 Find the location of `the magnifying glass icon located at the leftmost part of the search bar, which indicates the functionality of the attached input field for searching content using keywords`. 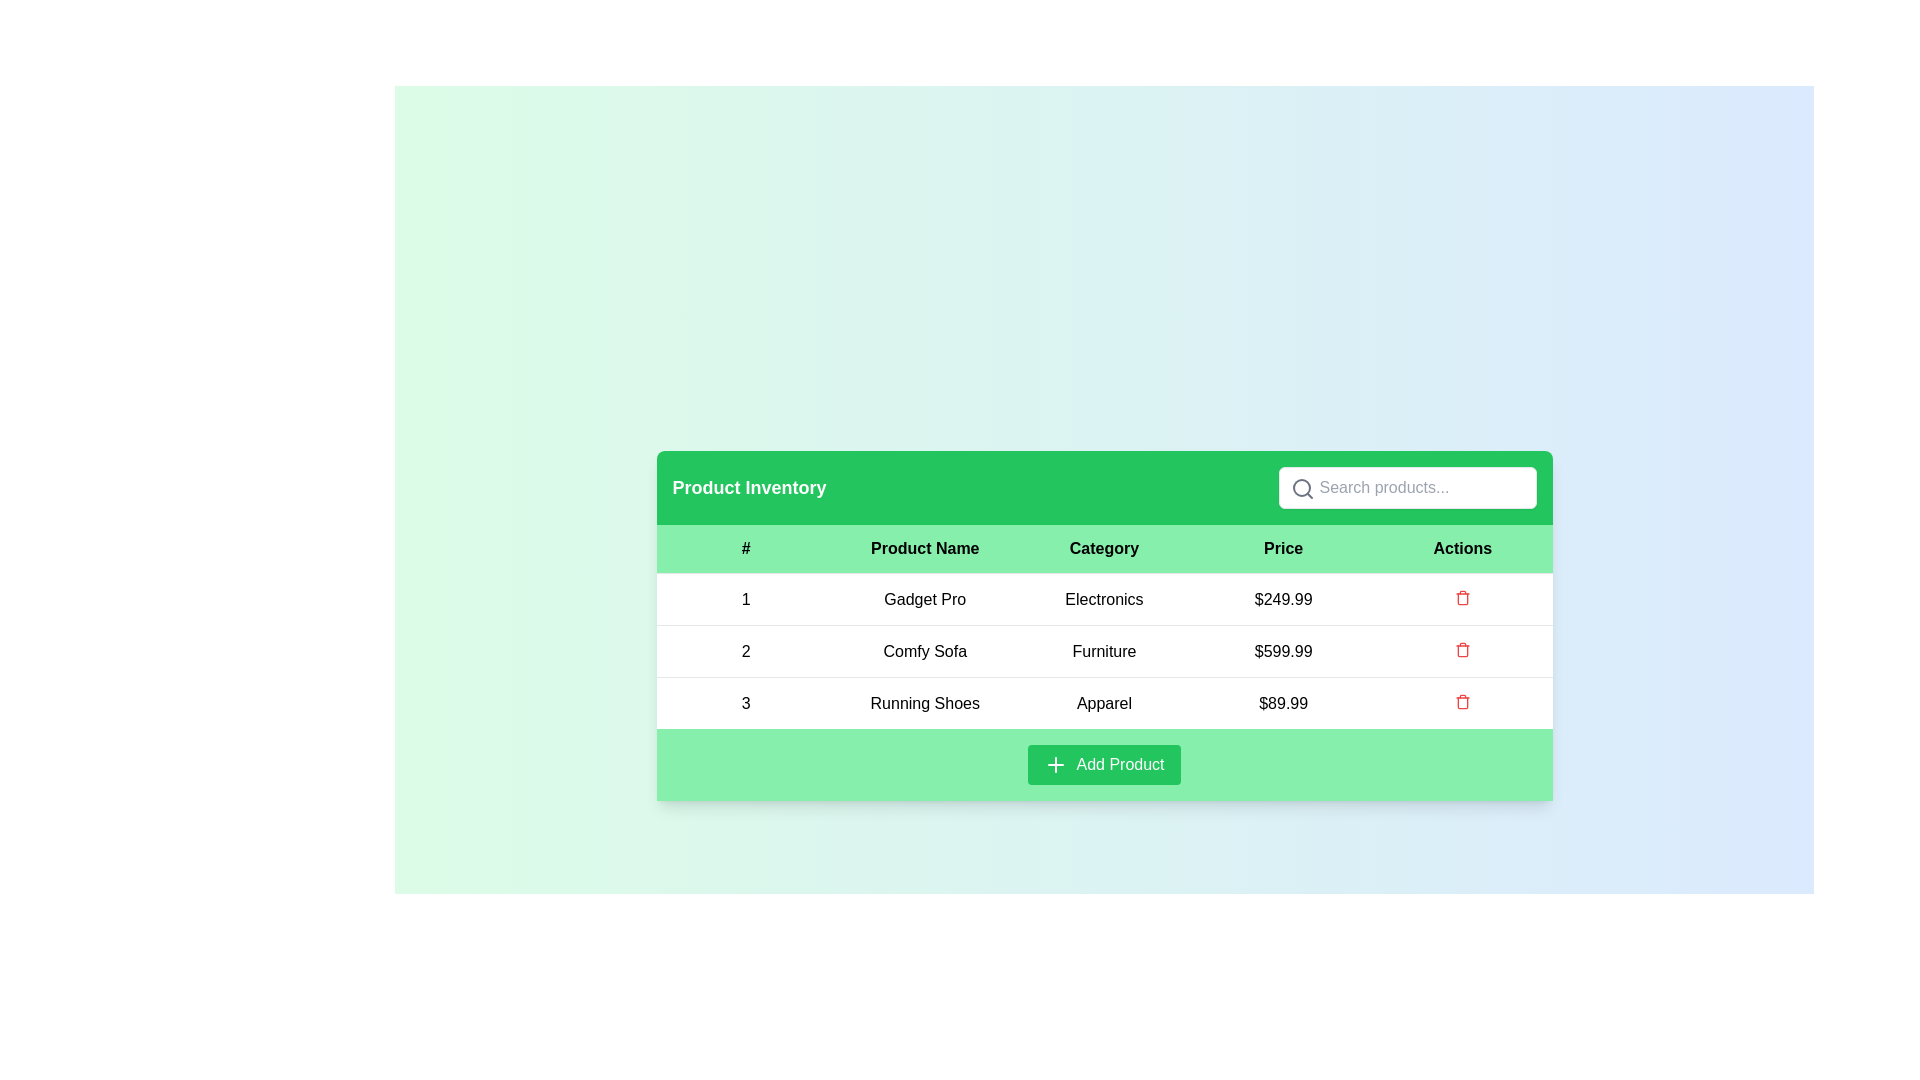

the magnifying glass icon located at the leftmost part of the search bar, which indicates the functionality of the attached input field for searching content using keywords is located at coordinates (1302, 489).